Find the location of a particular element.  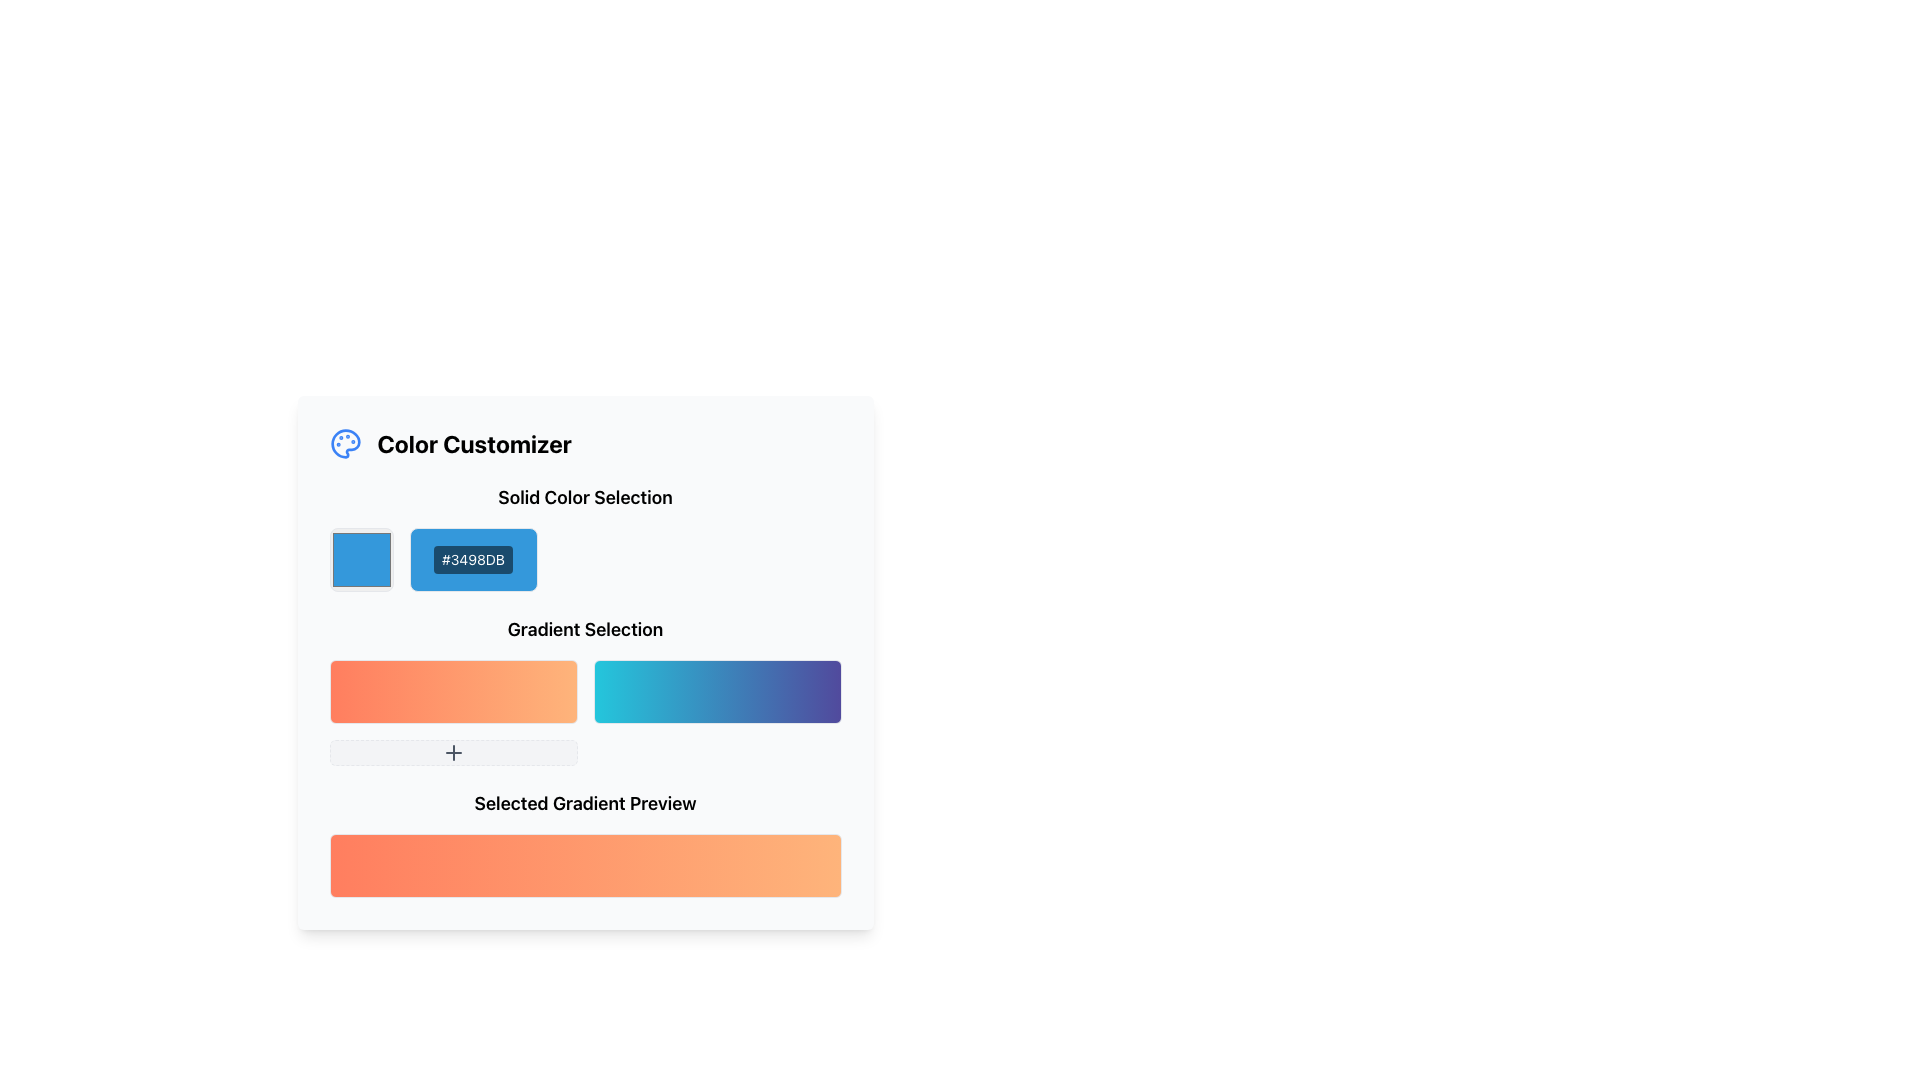

the color selection element located below the 'Solid Color Selection' title within the 'Color Customizer' interface panel is located at coordinates (584, 536).